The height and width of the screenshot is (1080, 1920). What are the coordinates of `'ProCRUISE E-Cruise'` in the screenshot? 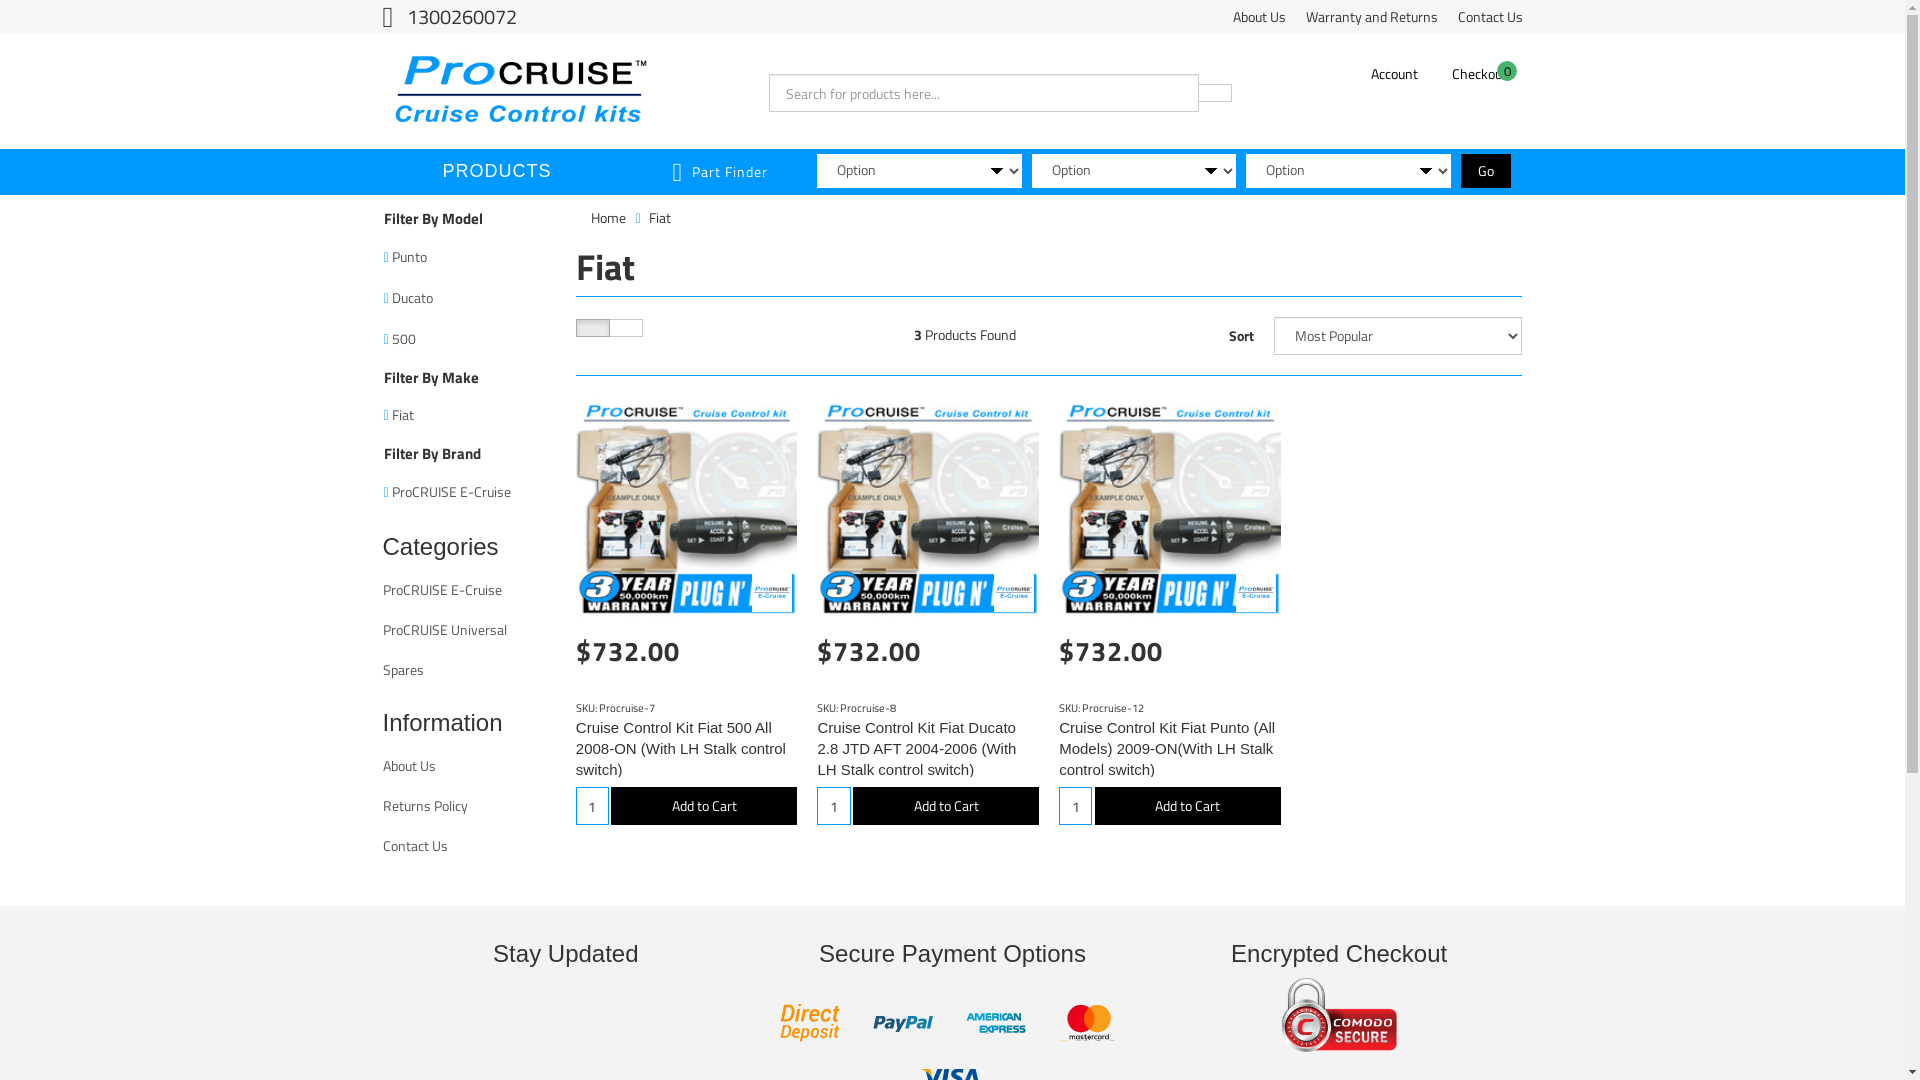 It's located at (1255, 590).